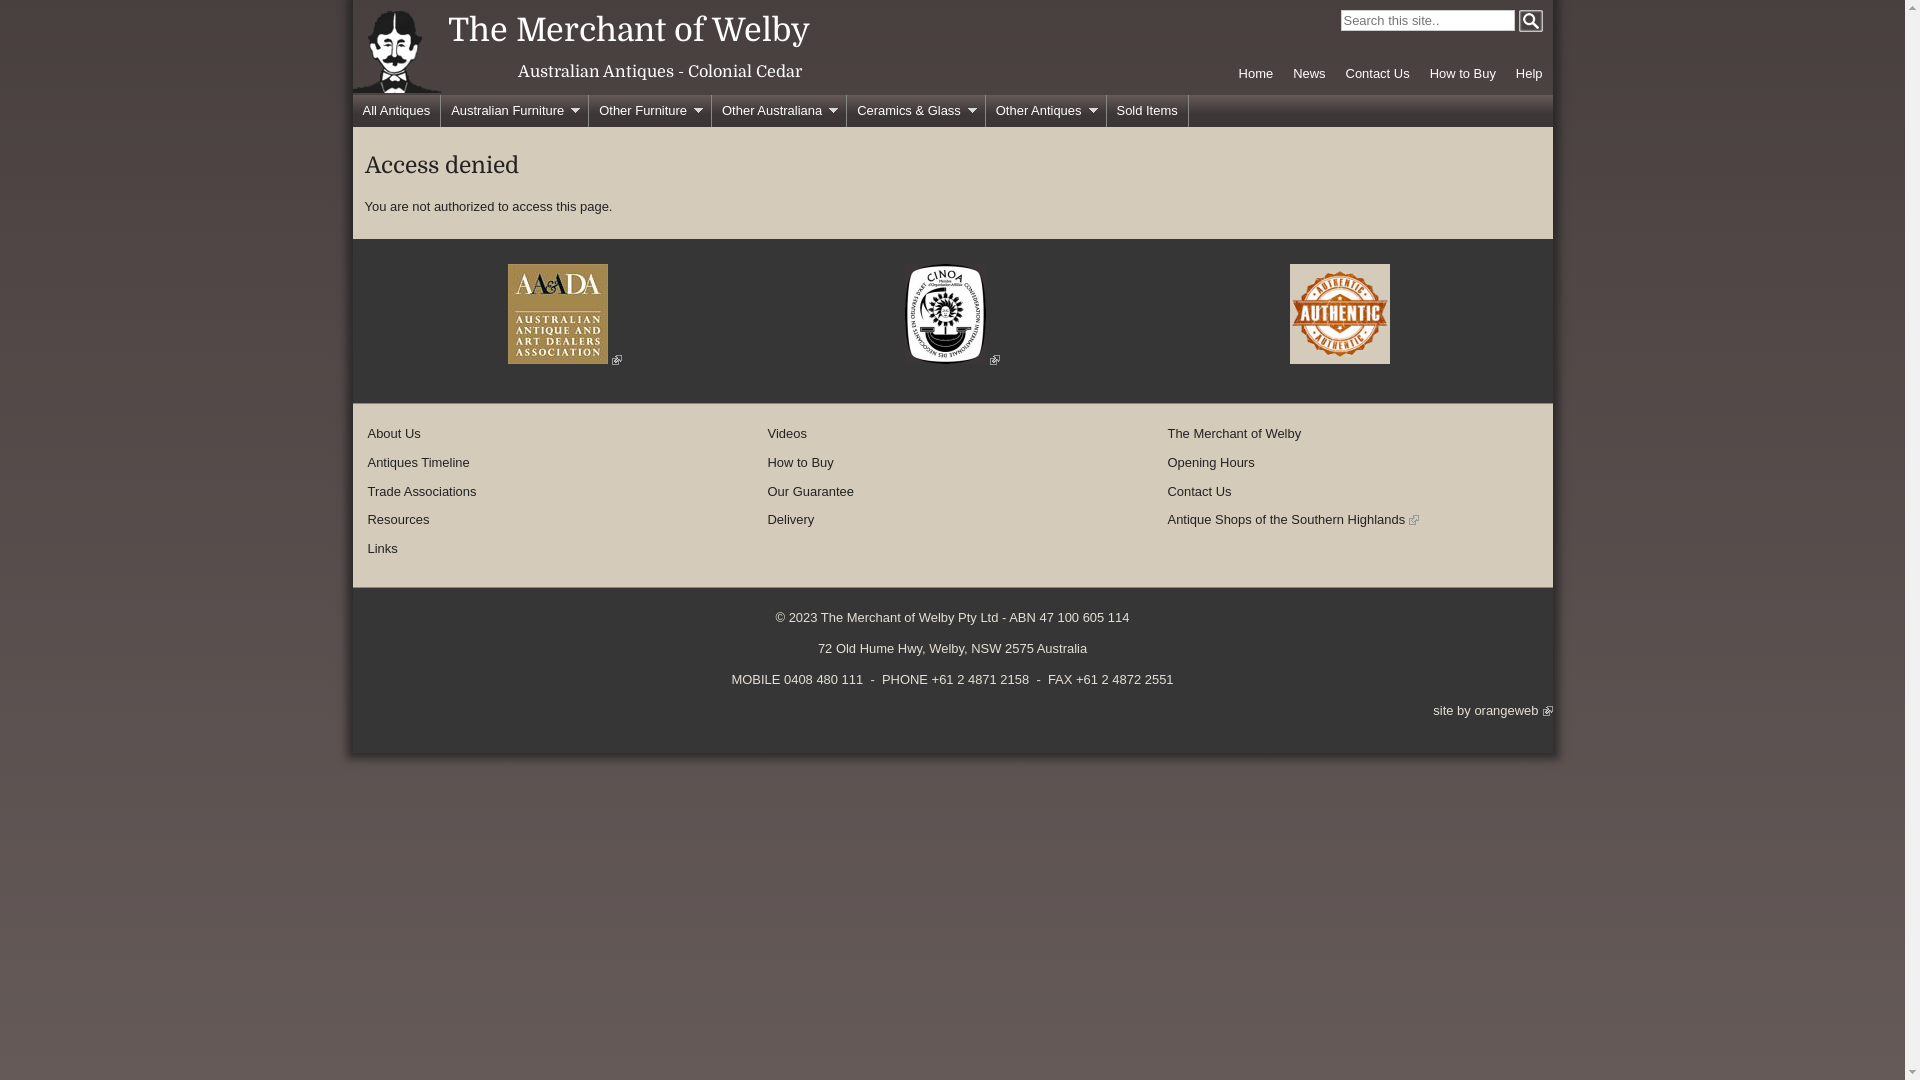  What do you see at coordinates (1309, 72) in the screenshot?
I see `'News'` at bounding box center [1309, 72].